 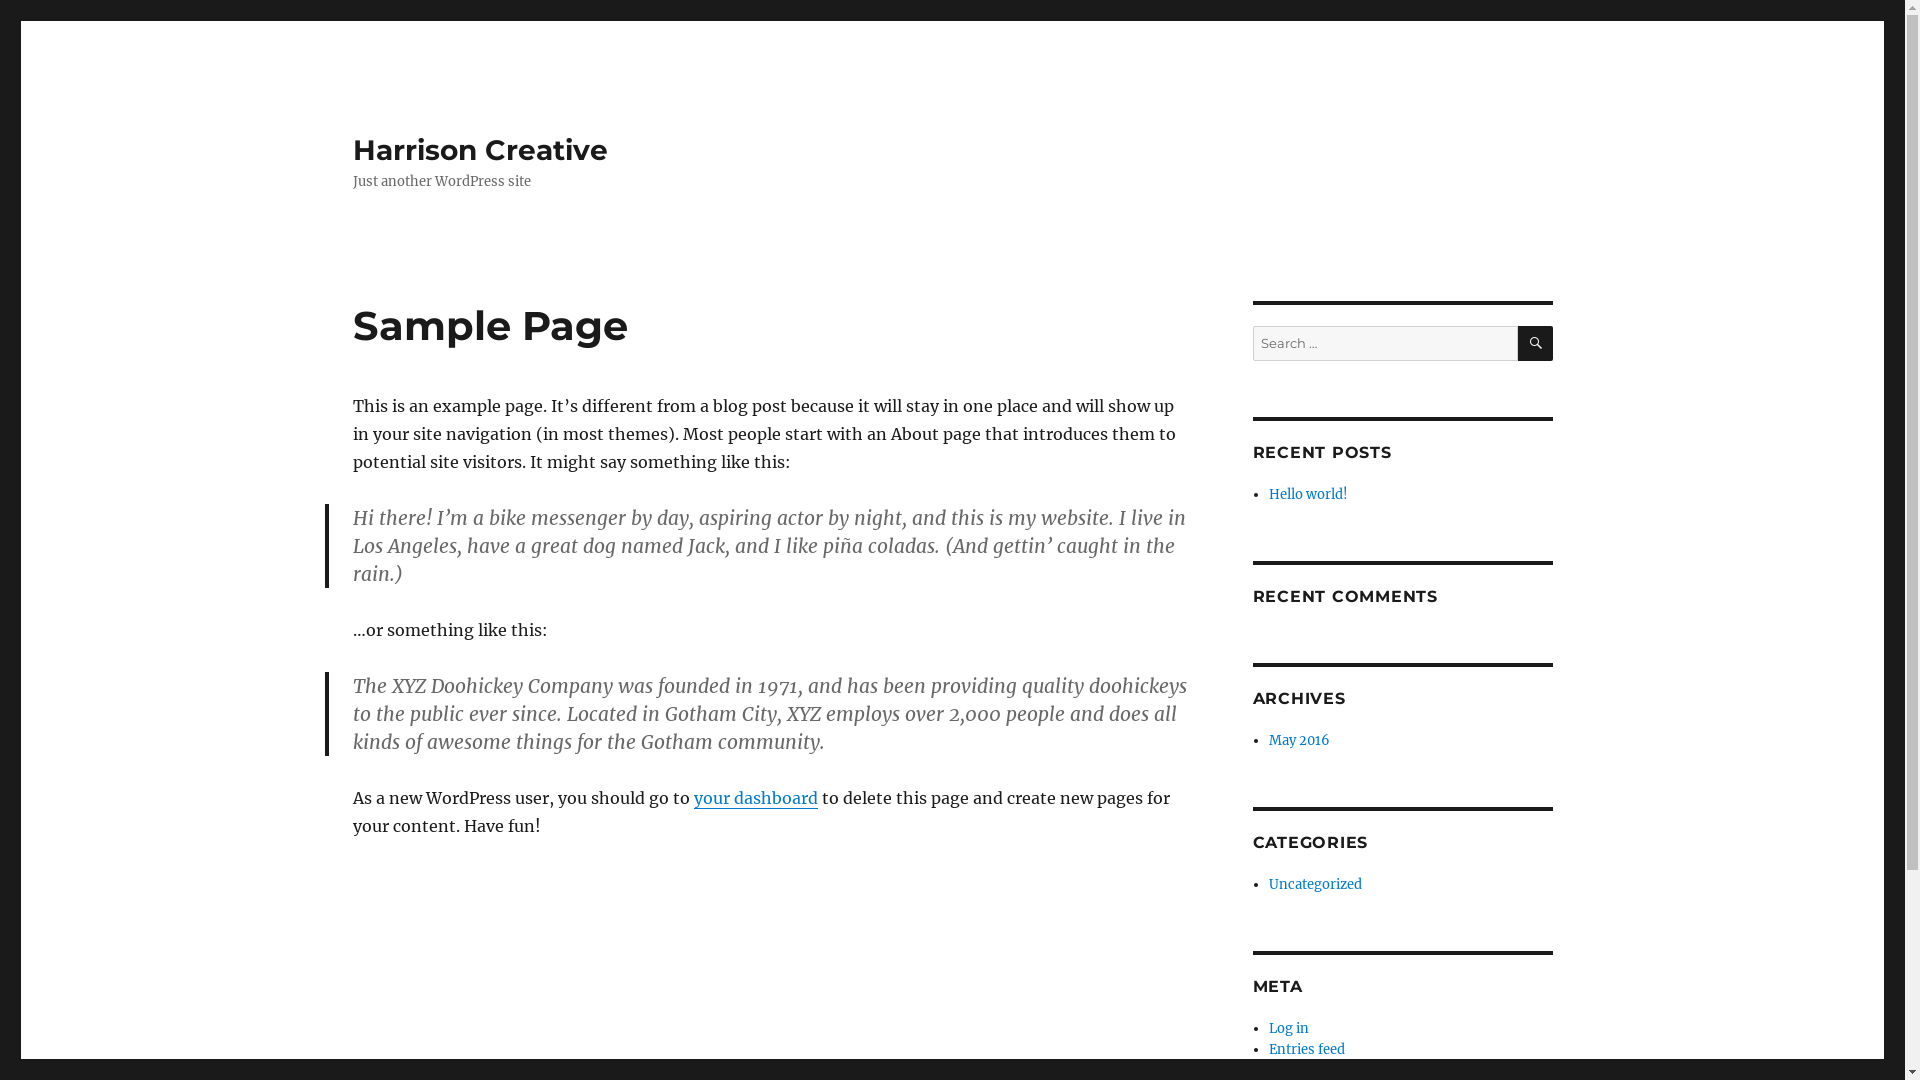 I want to click on 'SEARCH', so click(x=1534, y=342).